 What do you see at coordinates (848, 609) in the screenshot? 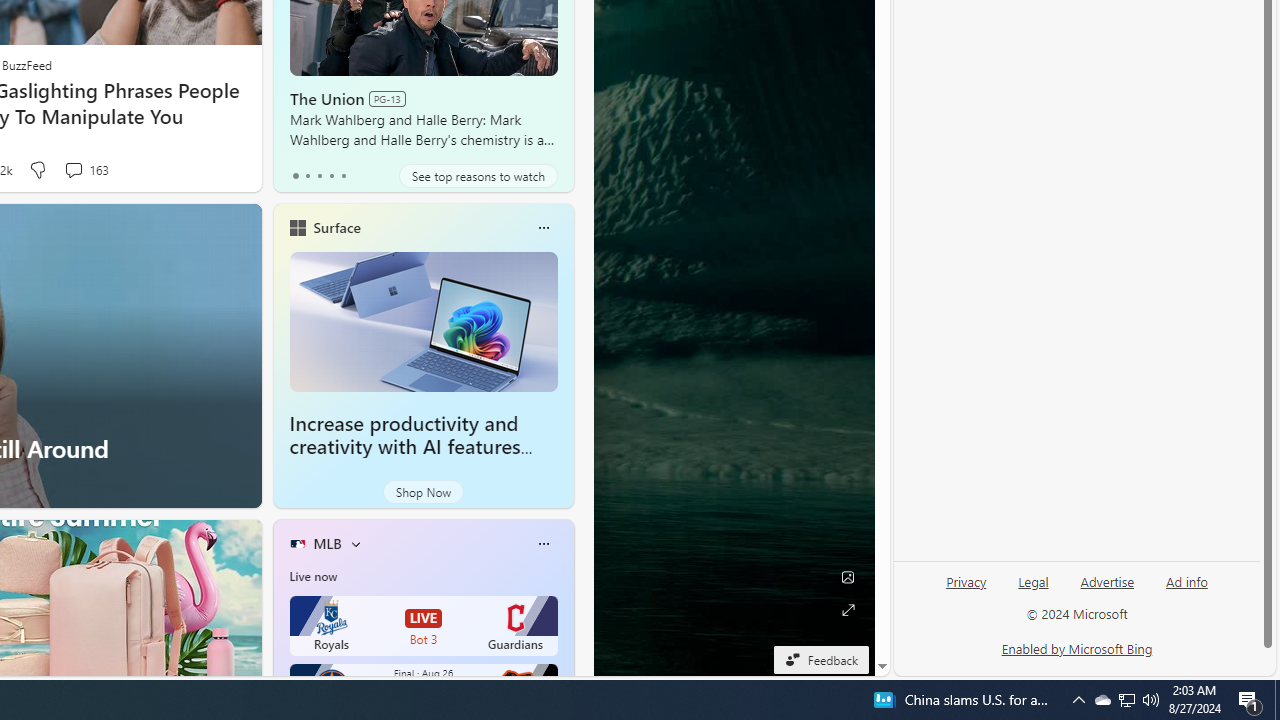
I see `'Expand background'` at bounding box center [848, 609].